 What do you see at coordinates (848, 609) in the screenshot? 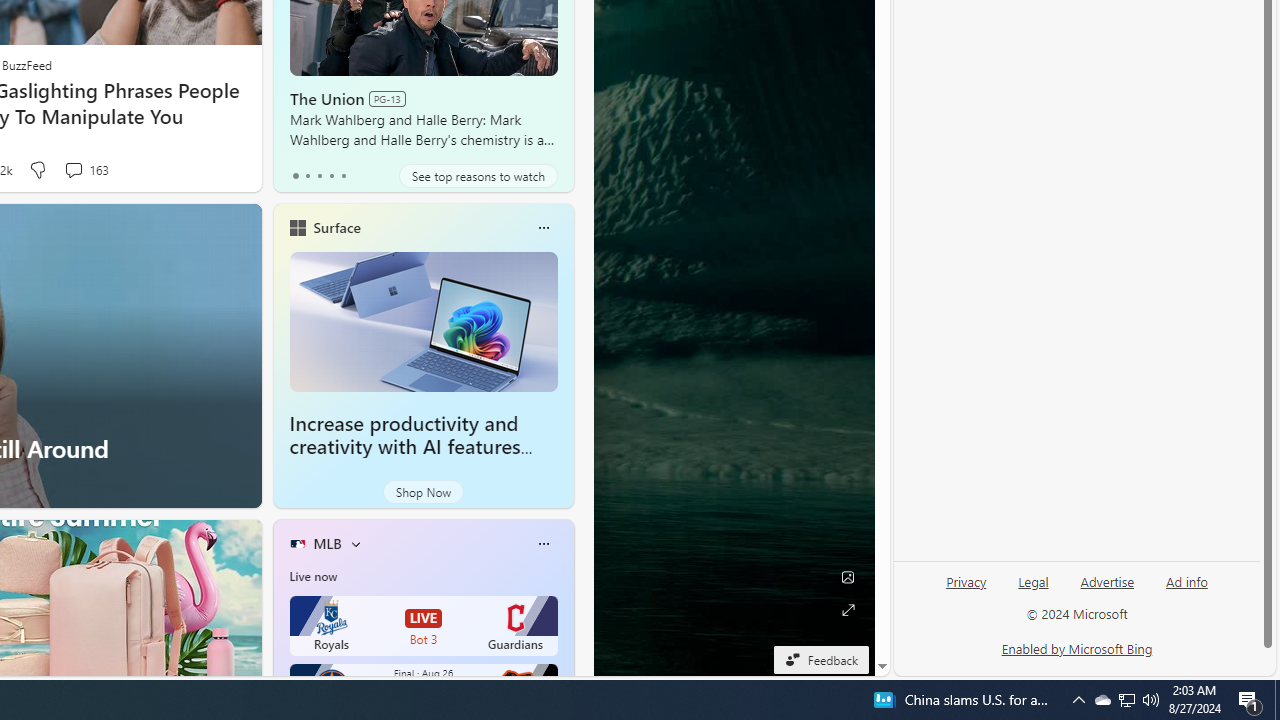
I see `'Expand background'` at bounding box center [848, 609].